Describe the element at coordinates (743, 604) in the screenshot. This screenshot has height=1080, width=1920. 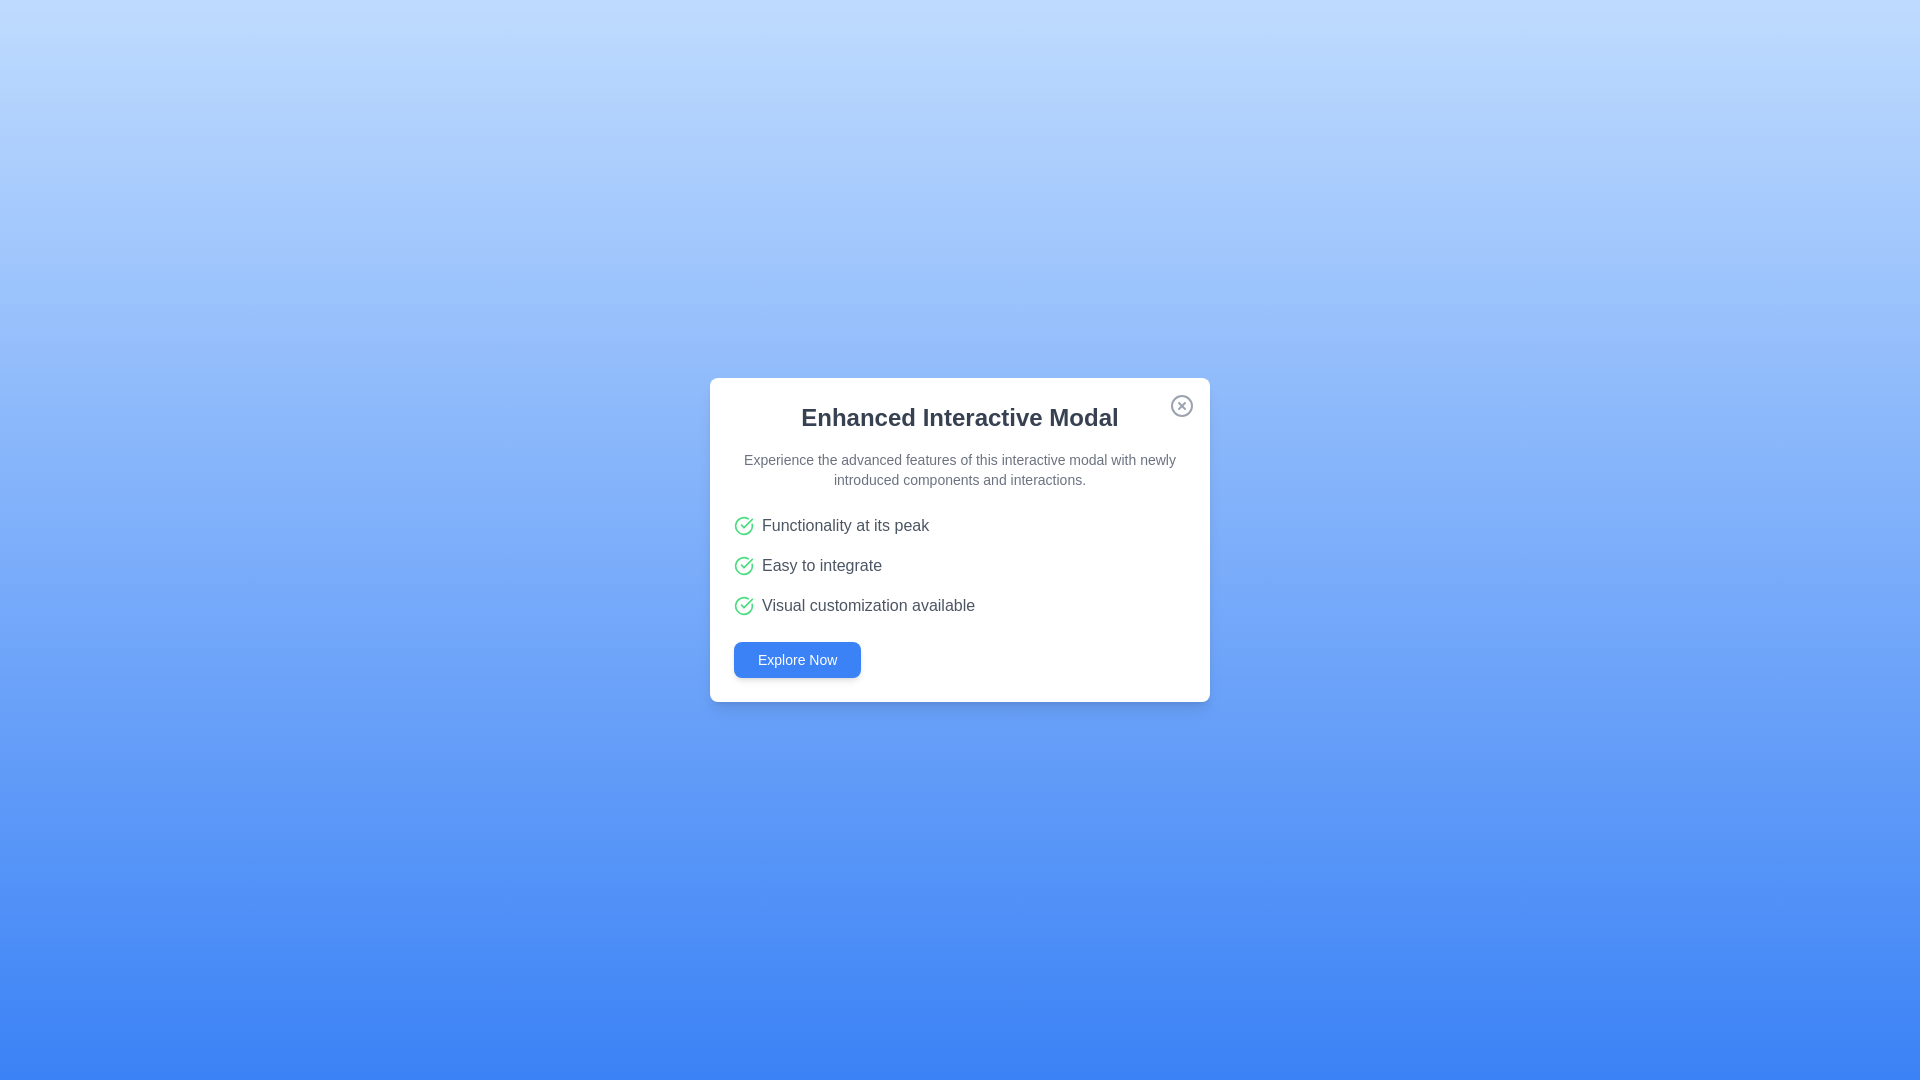
I see `the visual feedback of the green-bordered check icon aligned with the text 'Functionality at its peak' in the modal window` at that location.